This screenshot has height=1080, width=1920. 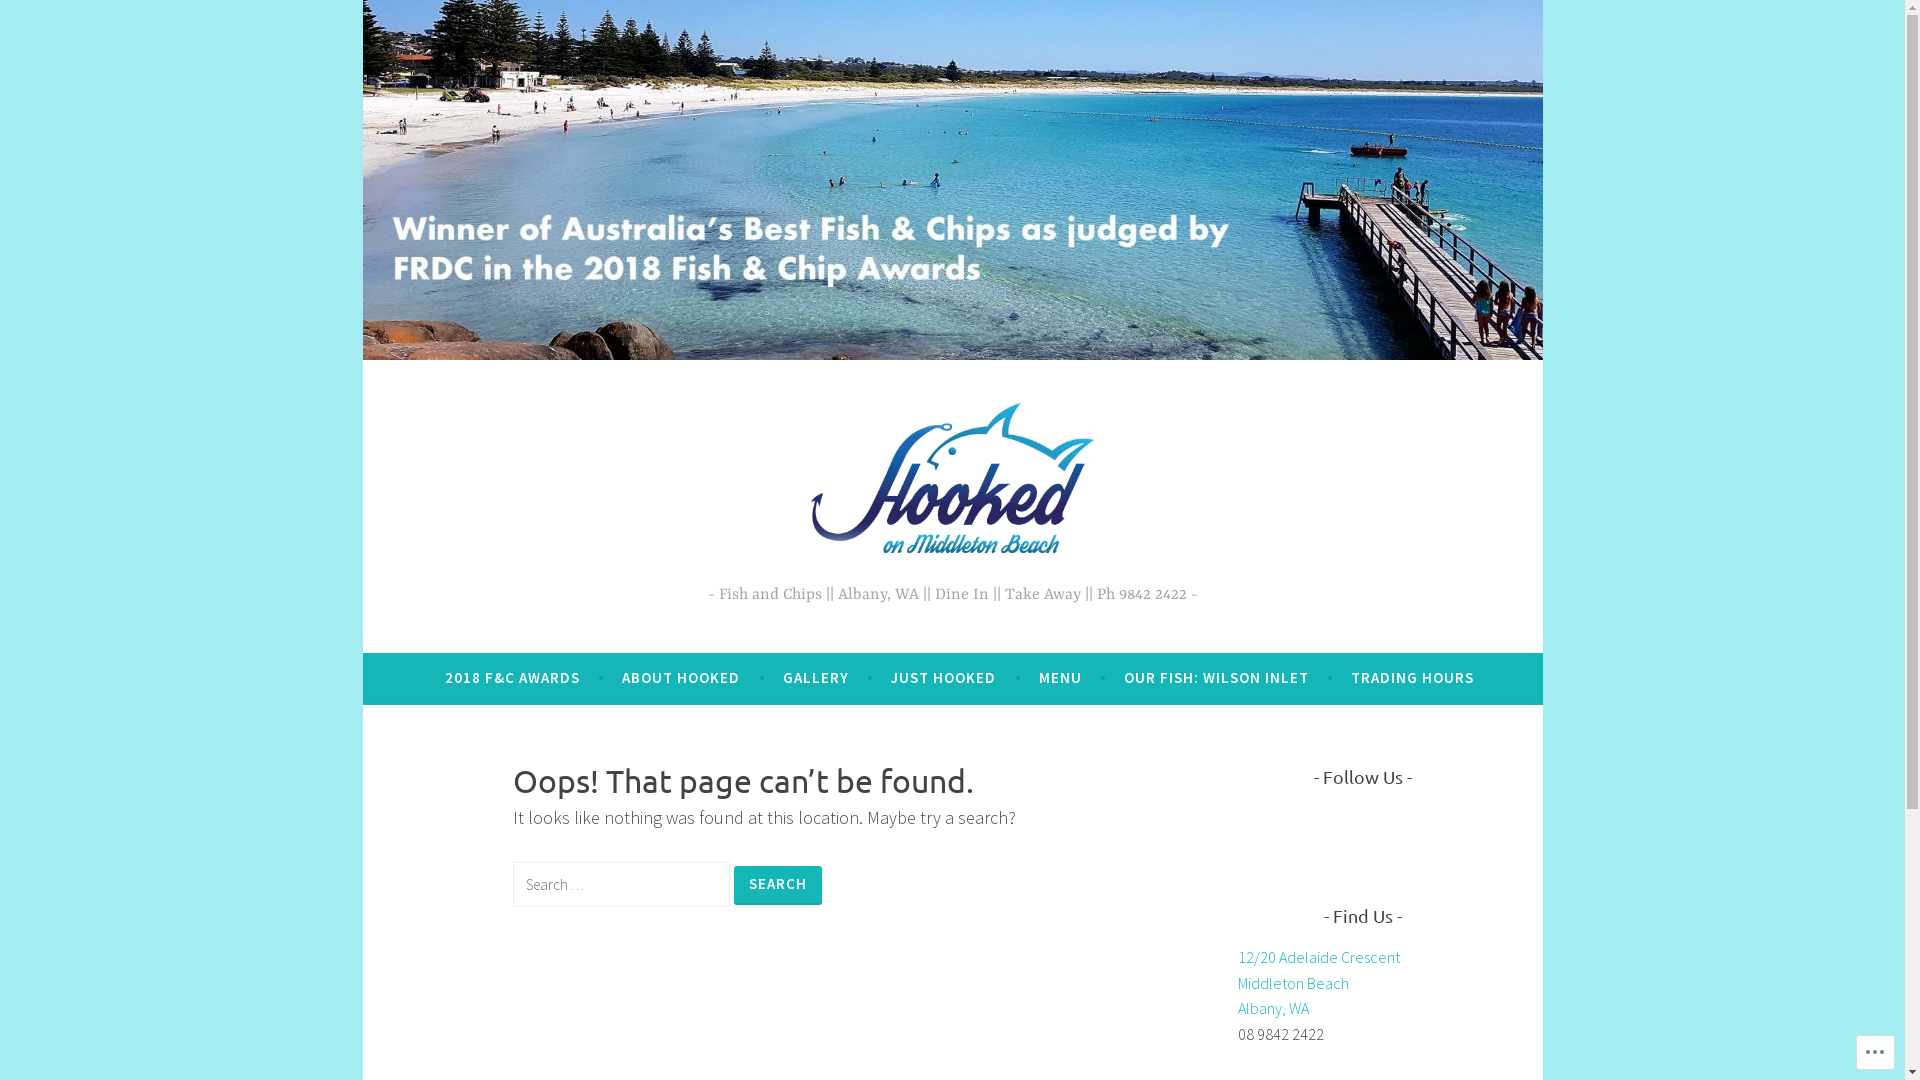 What do you see at coordinates (1123, 677) in the screenshot?
I see `'OUR FISH: WILSON INLET'` at bounding box center [1123, 677].